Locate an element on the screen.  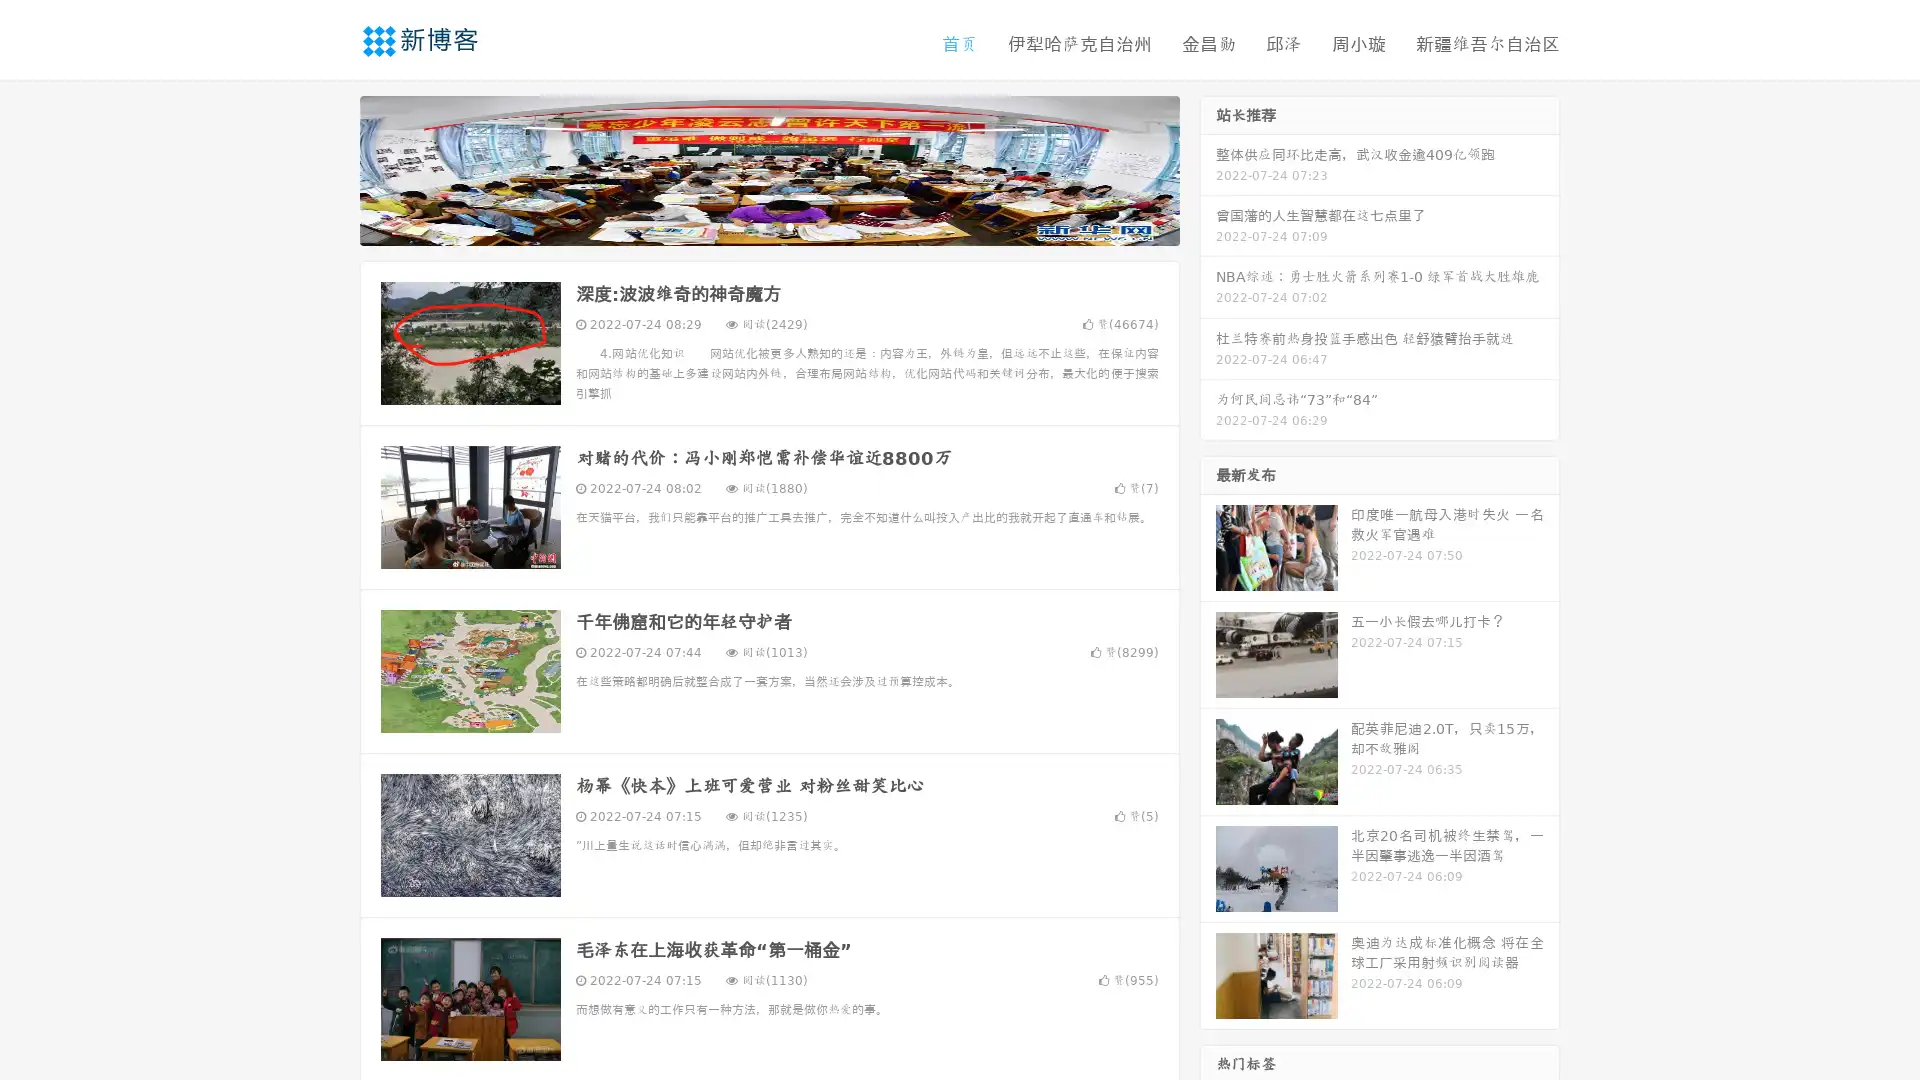
Go to slide 3 is located at coordinates (789, 225).